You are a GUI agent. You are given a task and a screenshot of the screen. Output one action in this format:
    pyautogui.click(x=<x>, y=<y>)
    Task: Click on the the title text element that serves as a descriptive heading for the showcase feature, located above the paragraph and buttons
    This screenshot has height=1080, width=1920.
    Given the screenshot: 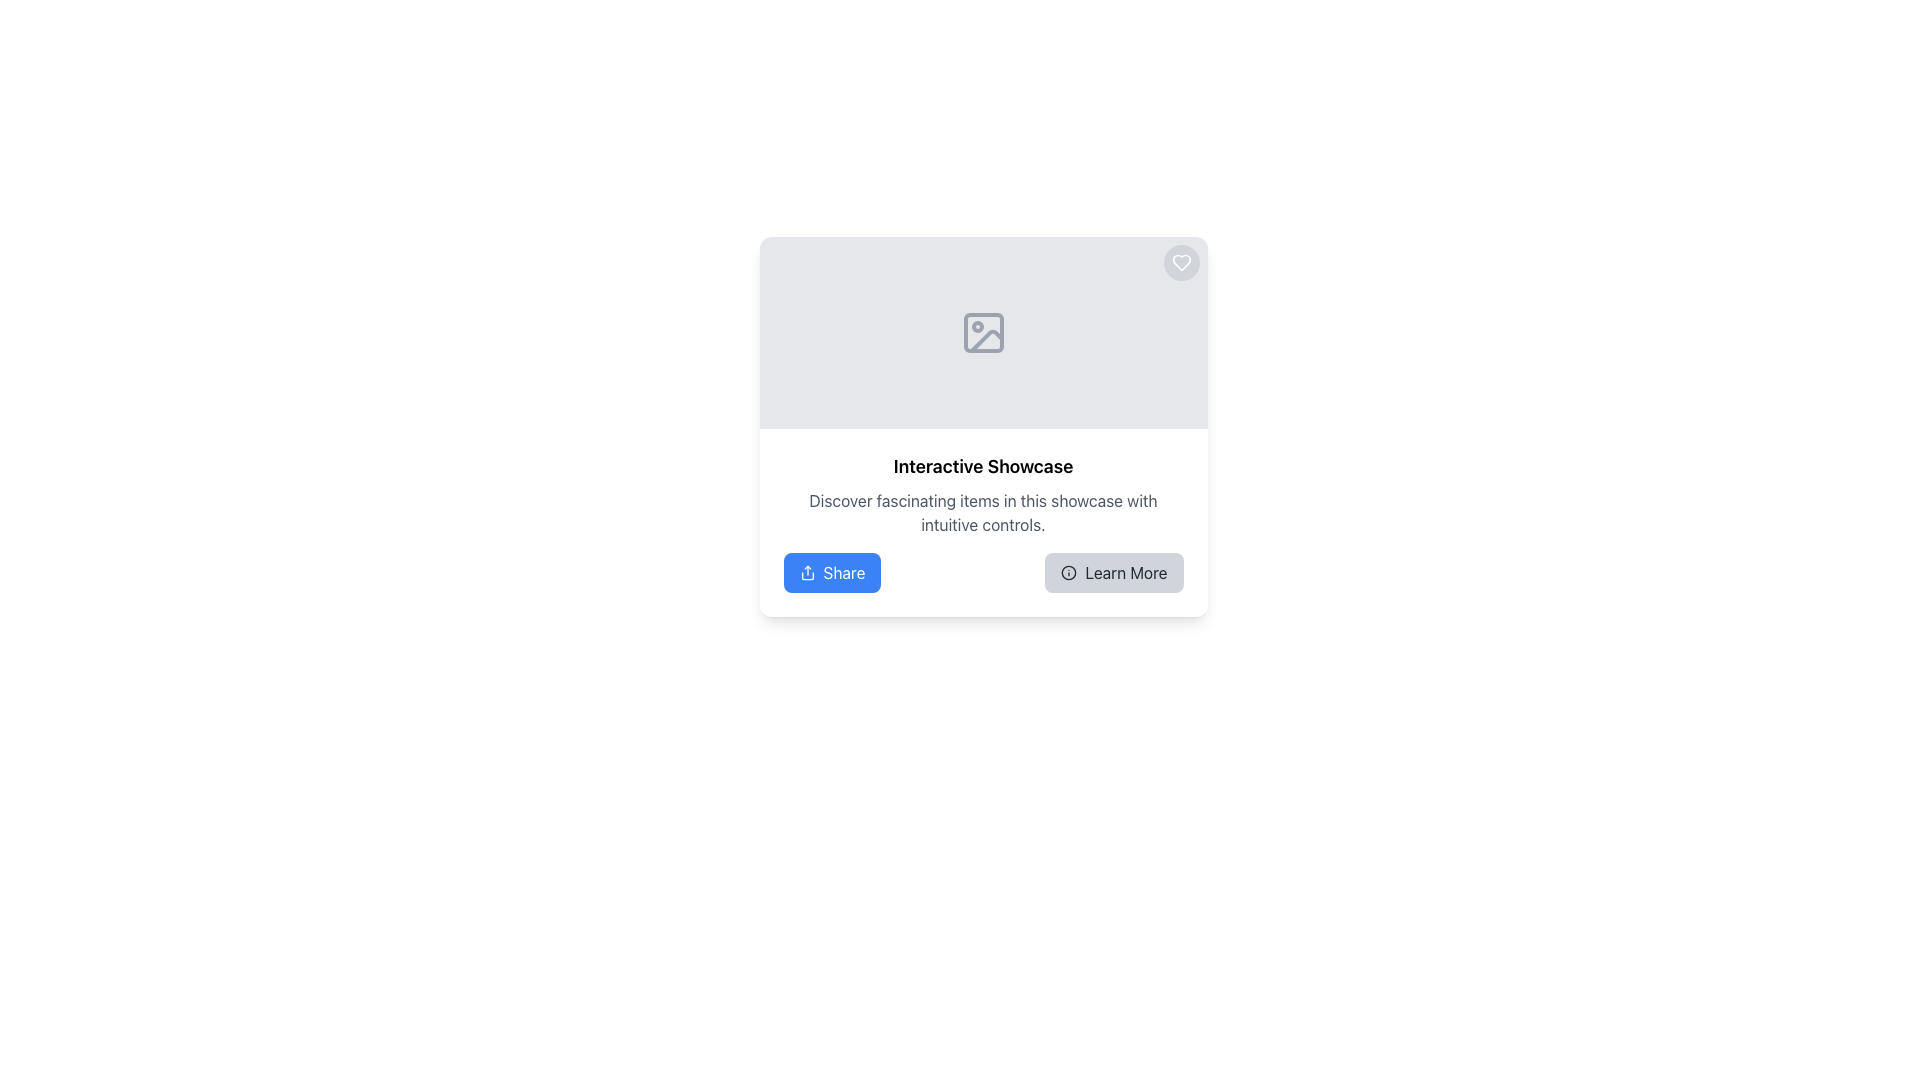 What is the action you would take?
    pyautogui.click(x=983, y=466)
    